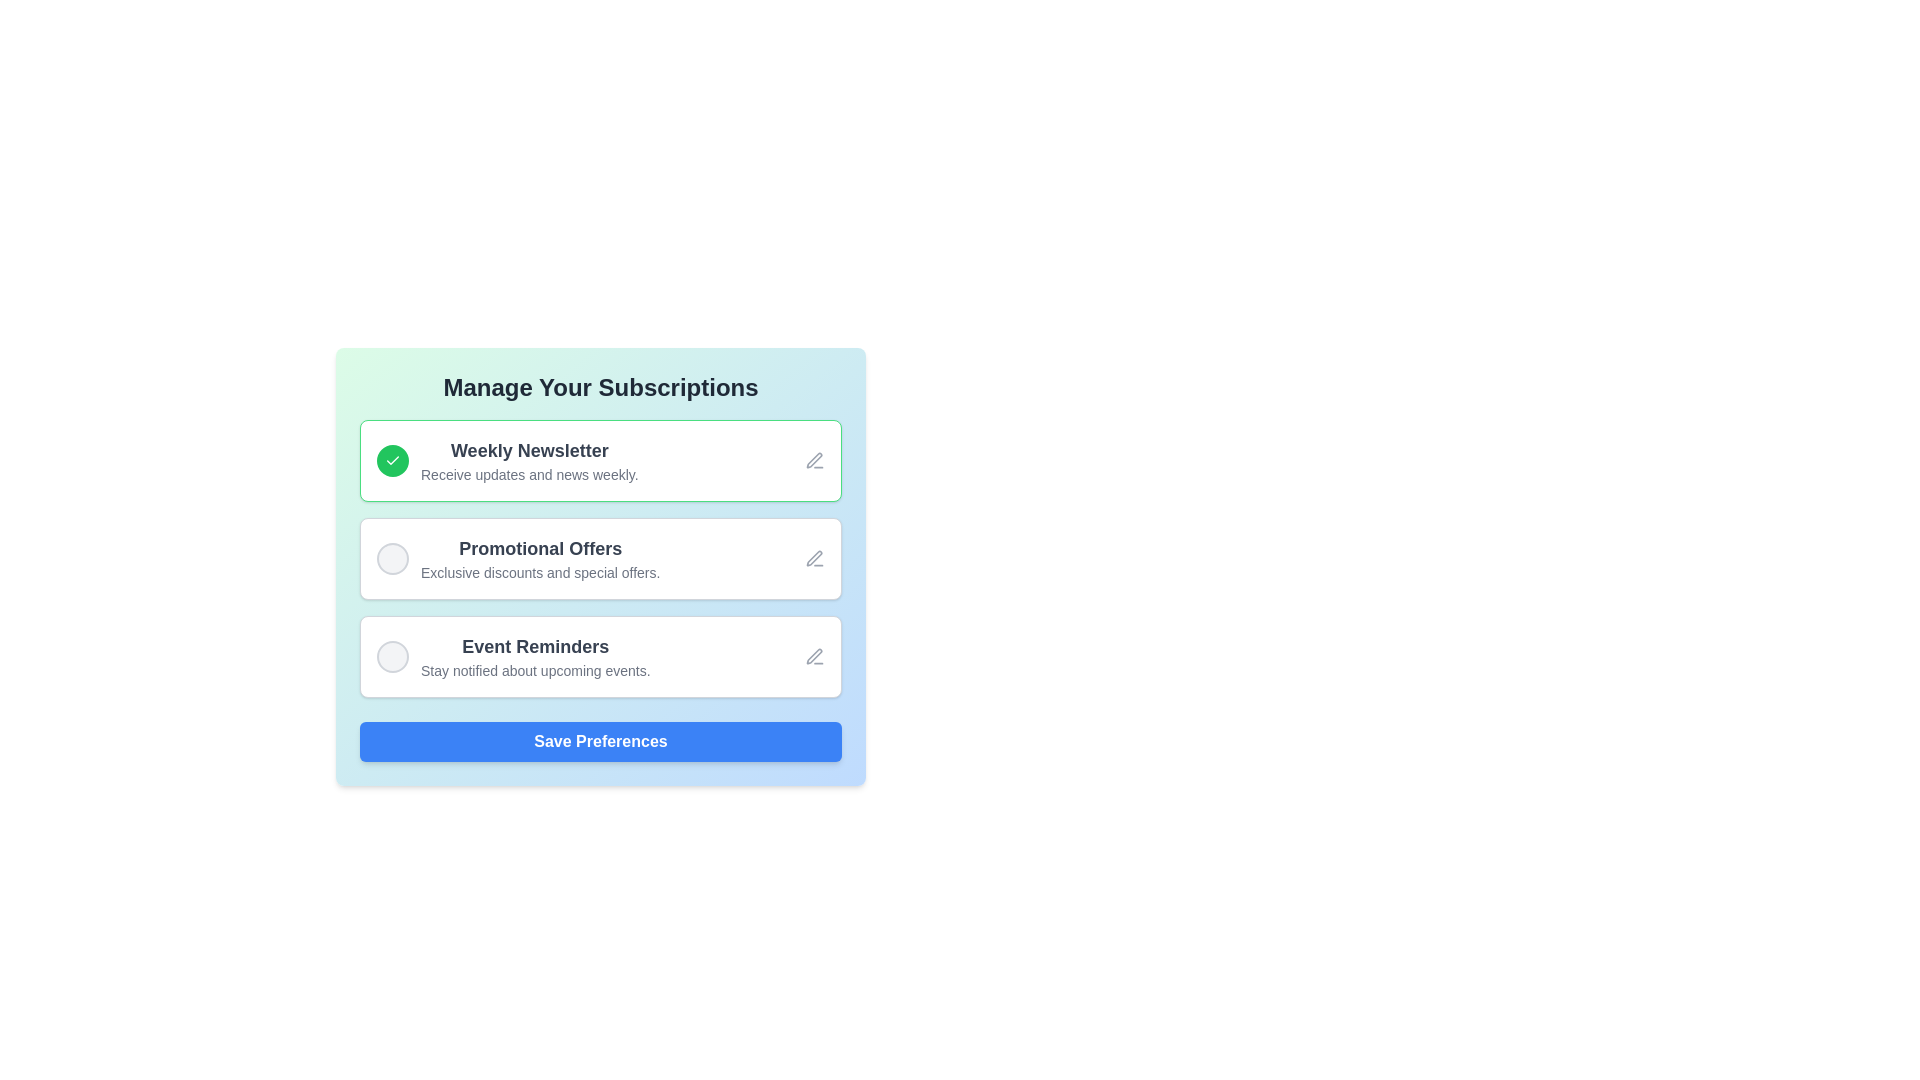  What do you see at coordinates (529, 474) in the screenshot?
I see `the text element providing supplementary details about the 'Weekly Newsletter' subscription, located directly underneath its title` at bounding box center [529, 474].